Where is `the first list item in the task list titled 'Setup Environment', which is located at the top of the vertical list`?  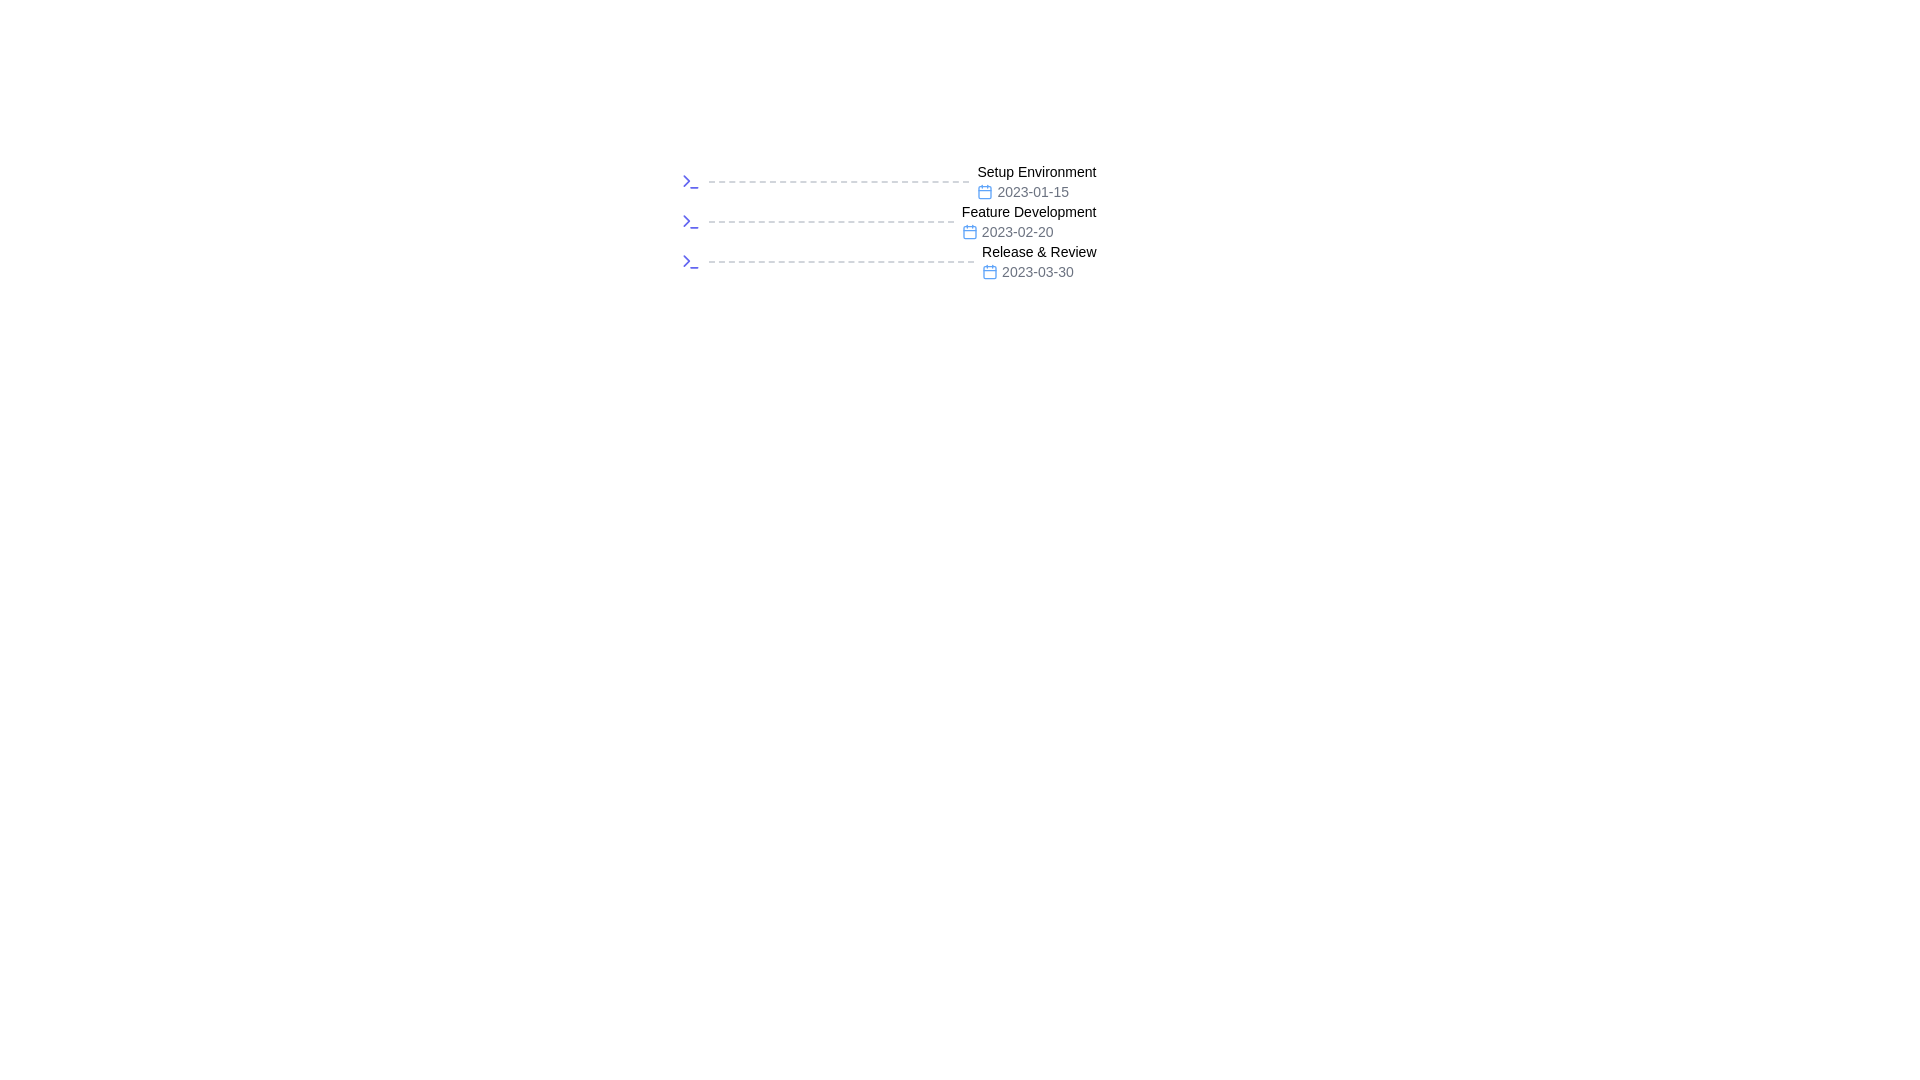 the first list item in the task list titled 'Setup Environment', which is located at the top of the vertical list is located at coordinates (887, 181).